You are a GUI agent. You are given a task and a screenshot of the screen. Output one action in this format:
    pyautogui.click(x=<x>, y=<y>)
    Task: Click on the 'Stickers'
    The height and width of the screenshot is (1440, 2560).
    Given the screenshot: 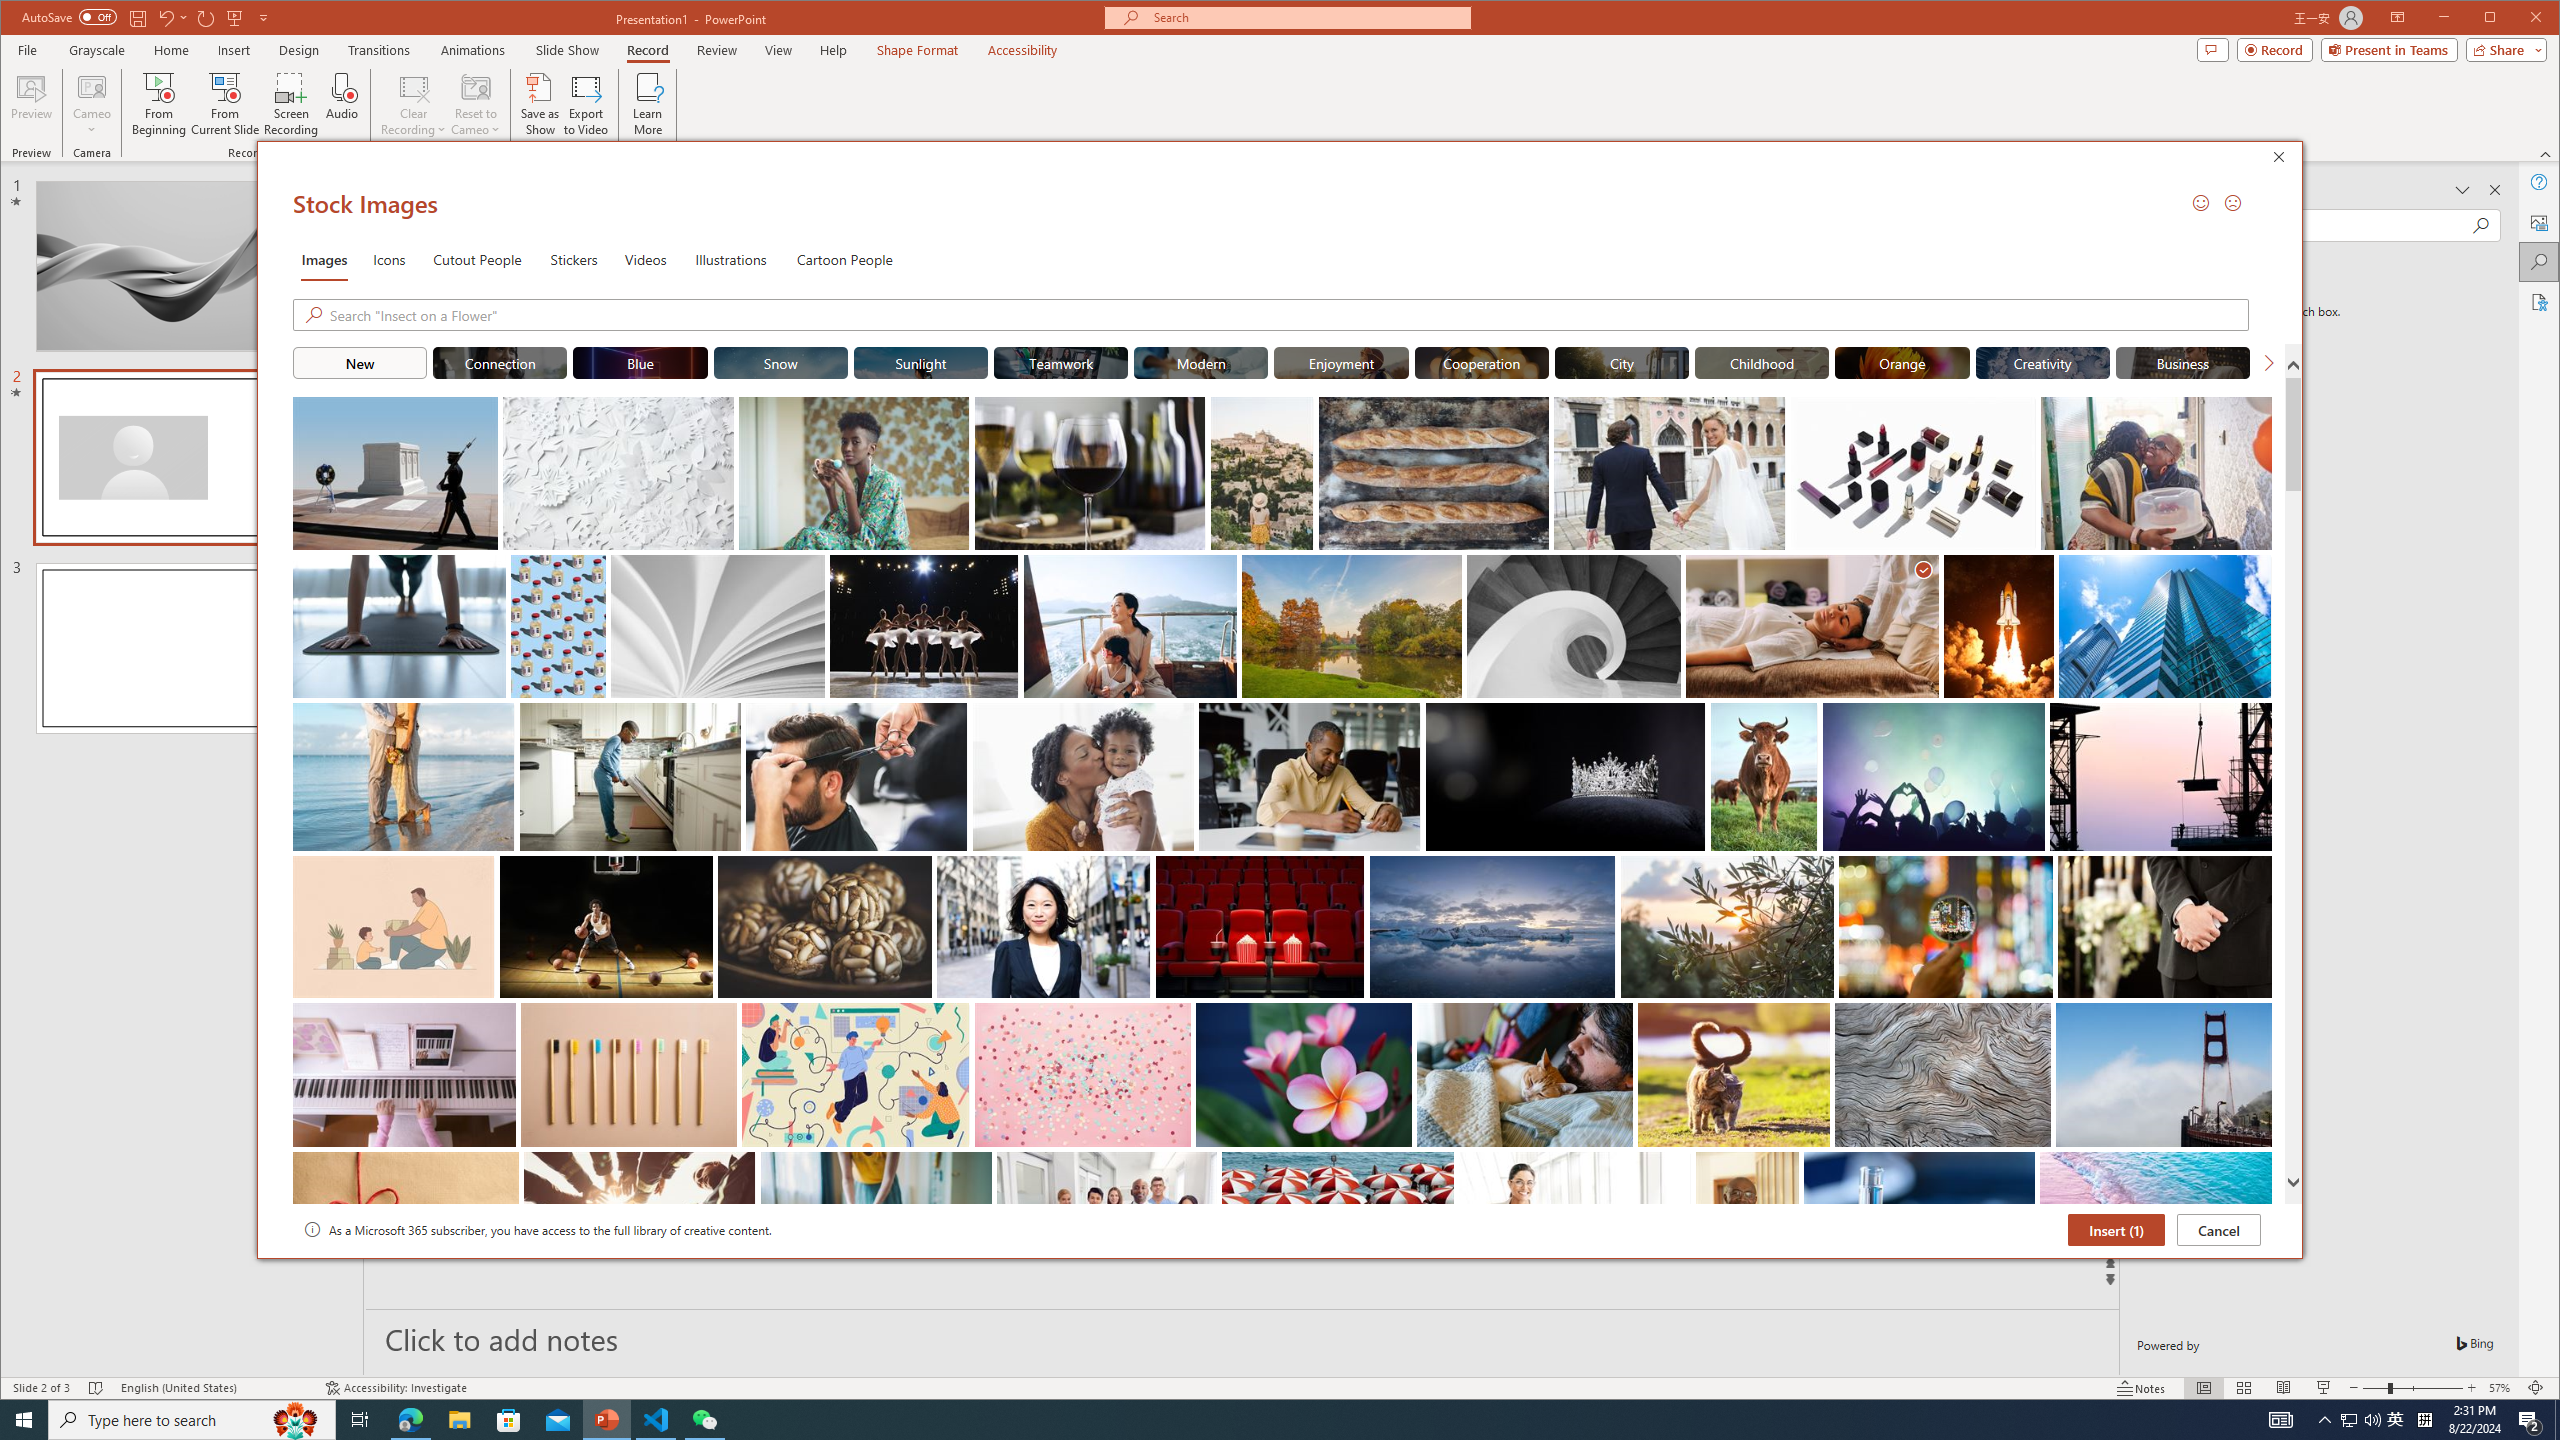 What is the action you would take?
    pyautogui.click(x=574, y=258)
    